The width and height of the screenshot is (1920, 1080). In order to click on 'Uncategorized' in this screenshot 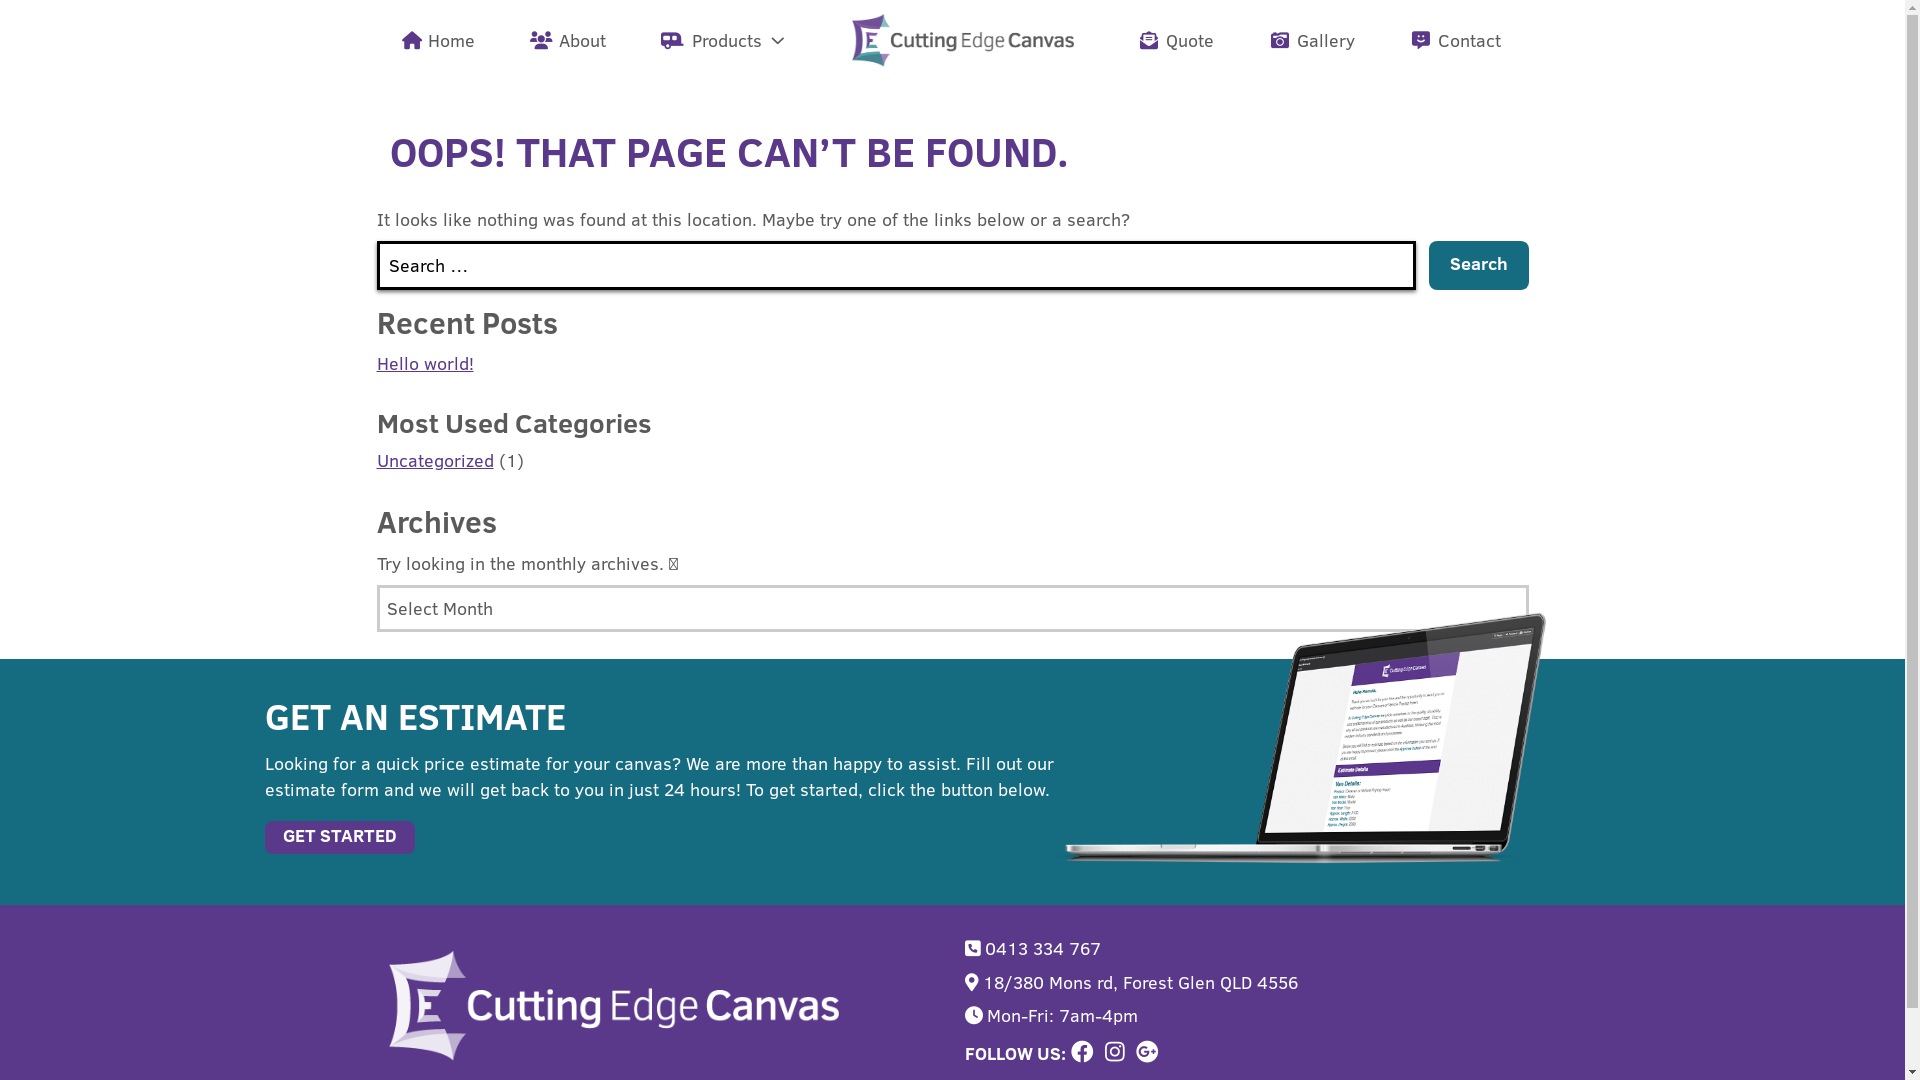, I will do `click(433, 460)`.